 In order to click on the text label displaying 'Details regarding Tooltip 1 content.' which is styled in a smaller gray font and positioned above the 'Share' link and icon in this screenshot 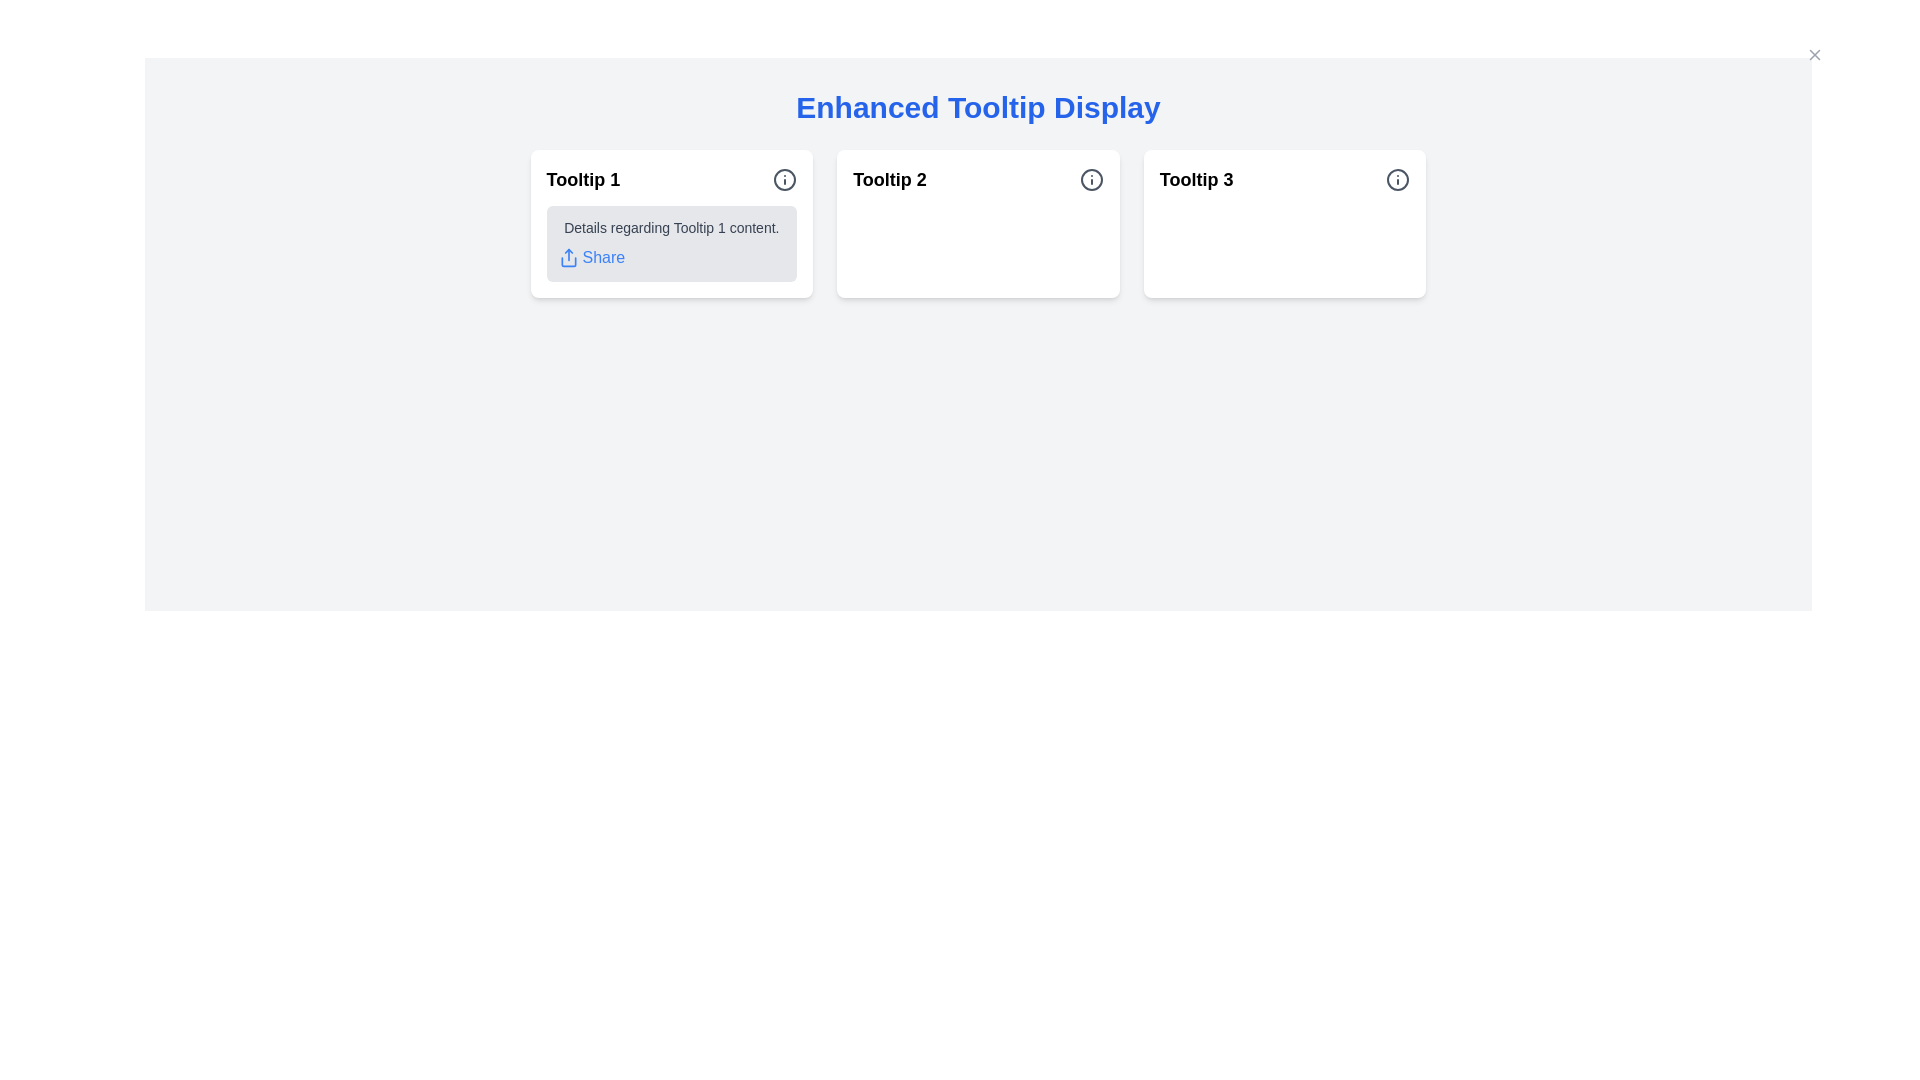, I will do `click(671, 226)`.